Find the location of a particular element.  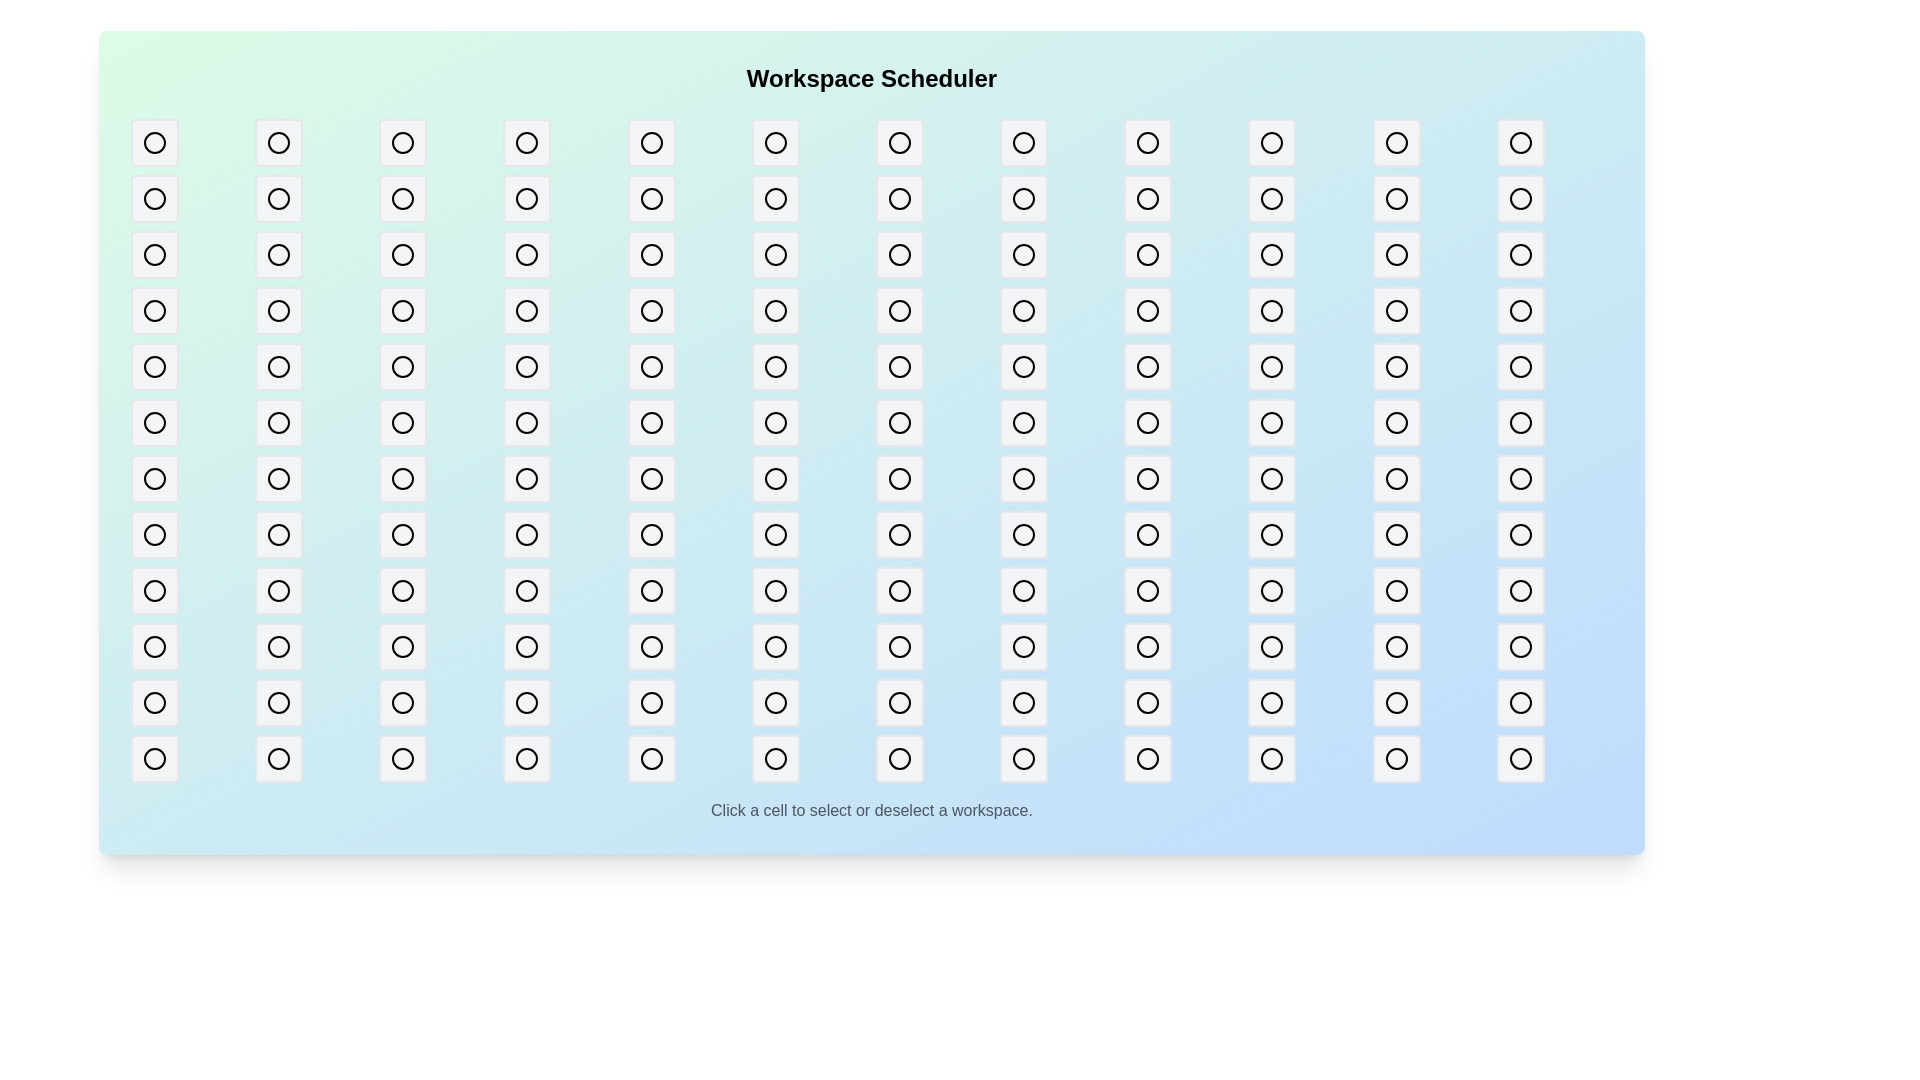

the instruction text below the grid is located at coordinates (872, 810).